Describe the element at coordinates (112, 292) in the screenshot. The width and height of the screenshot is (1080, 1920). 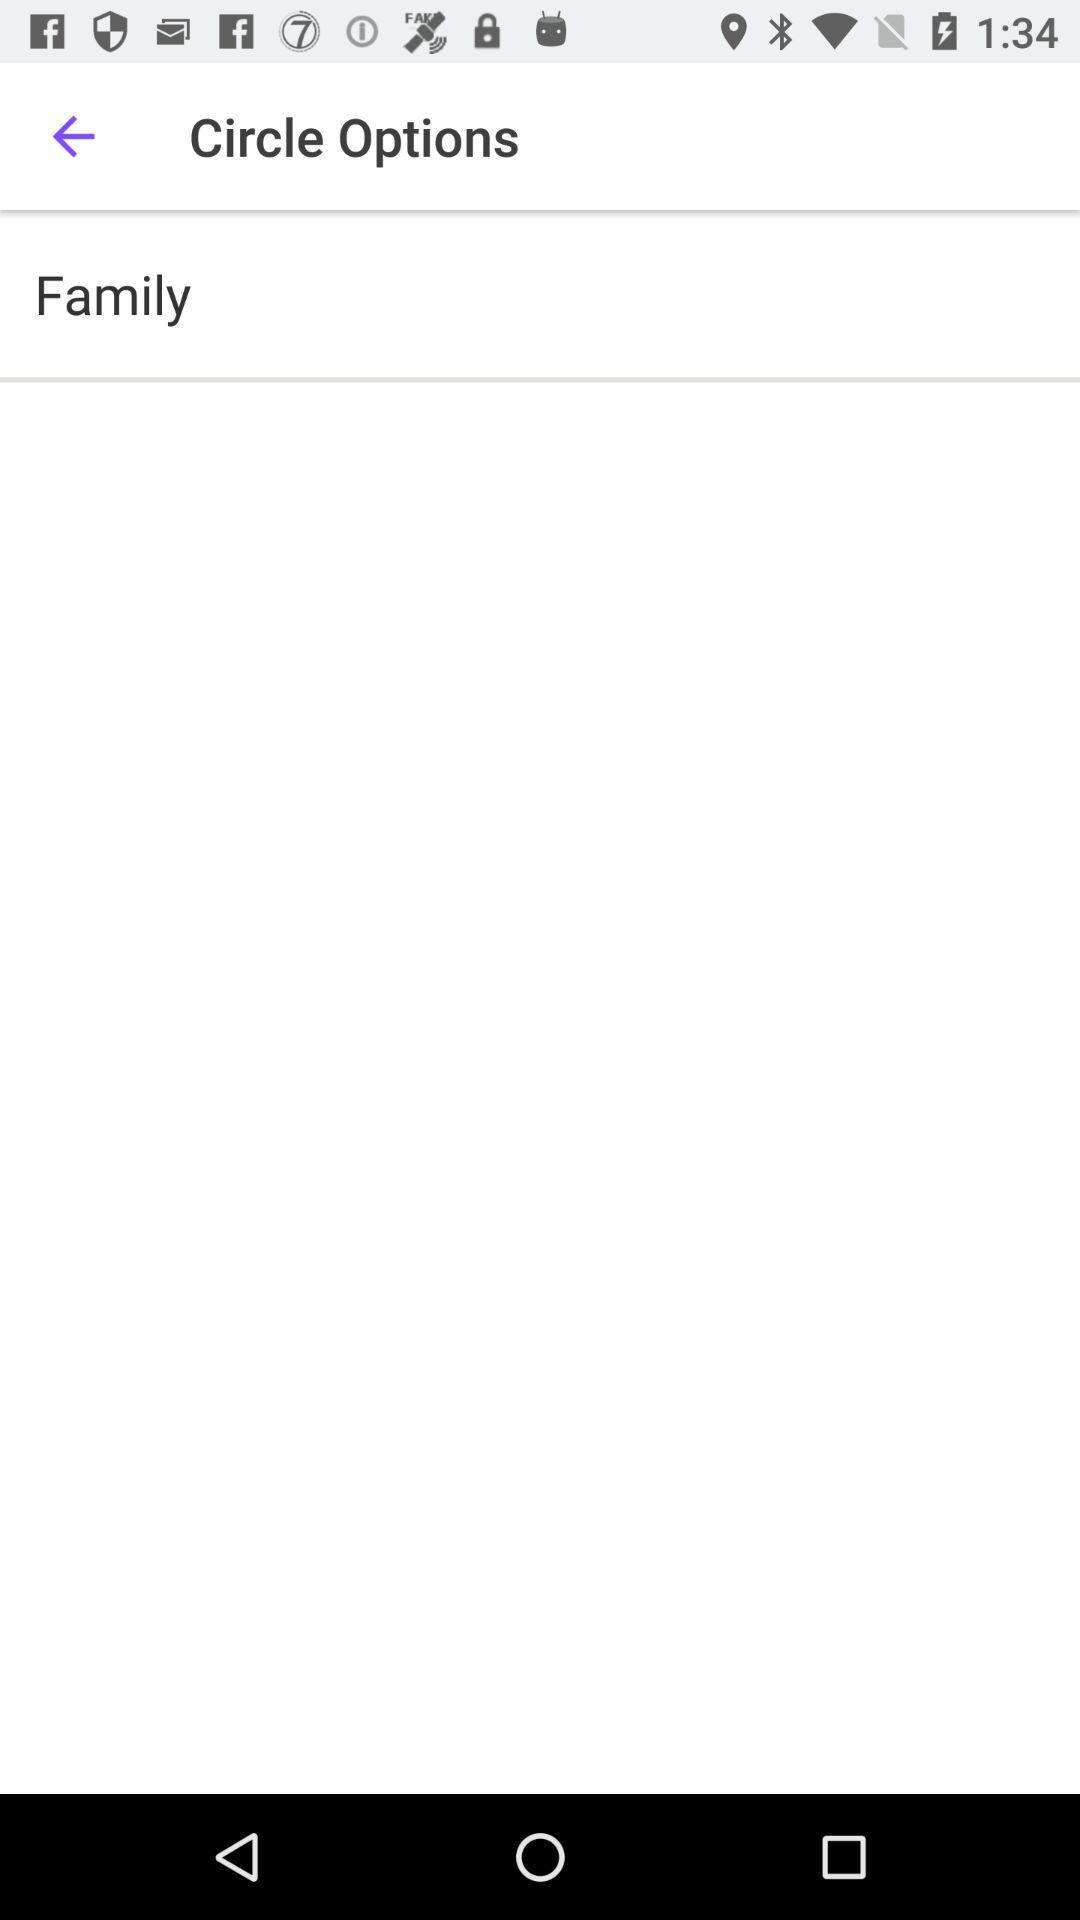
I see `the family item` at that location.